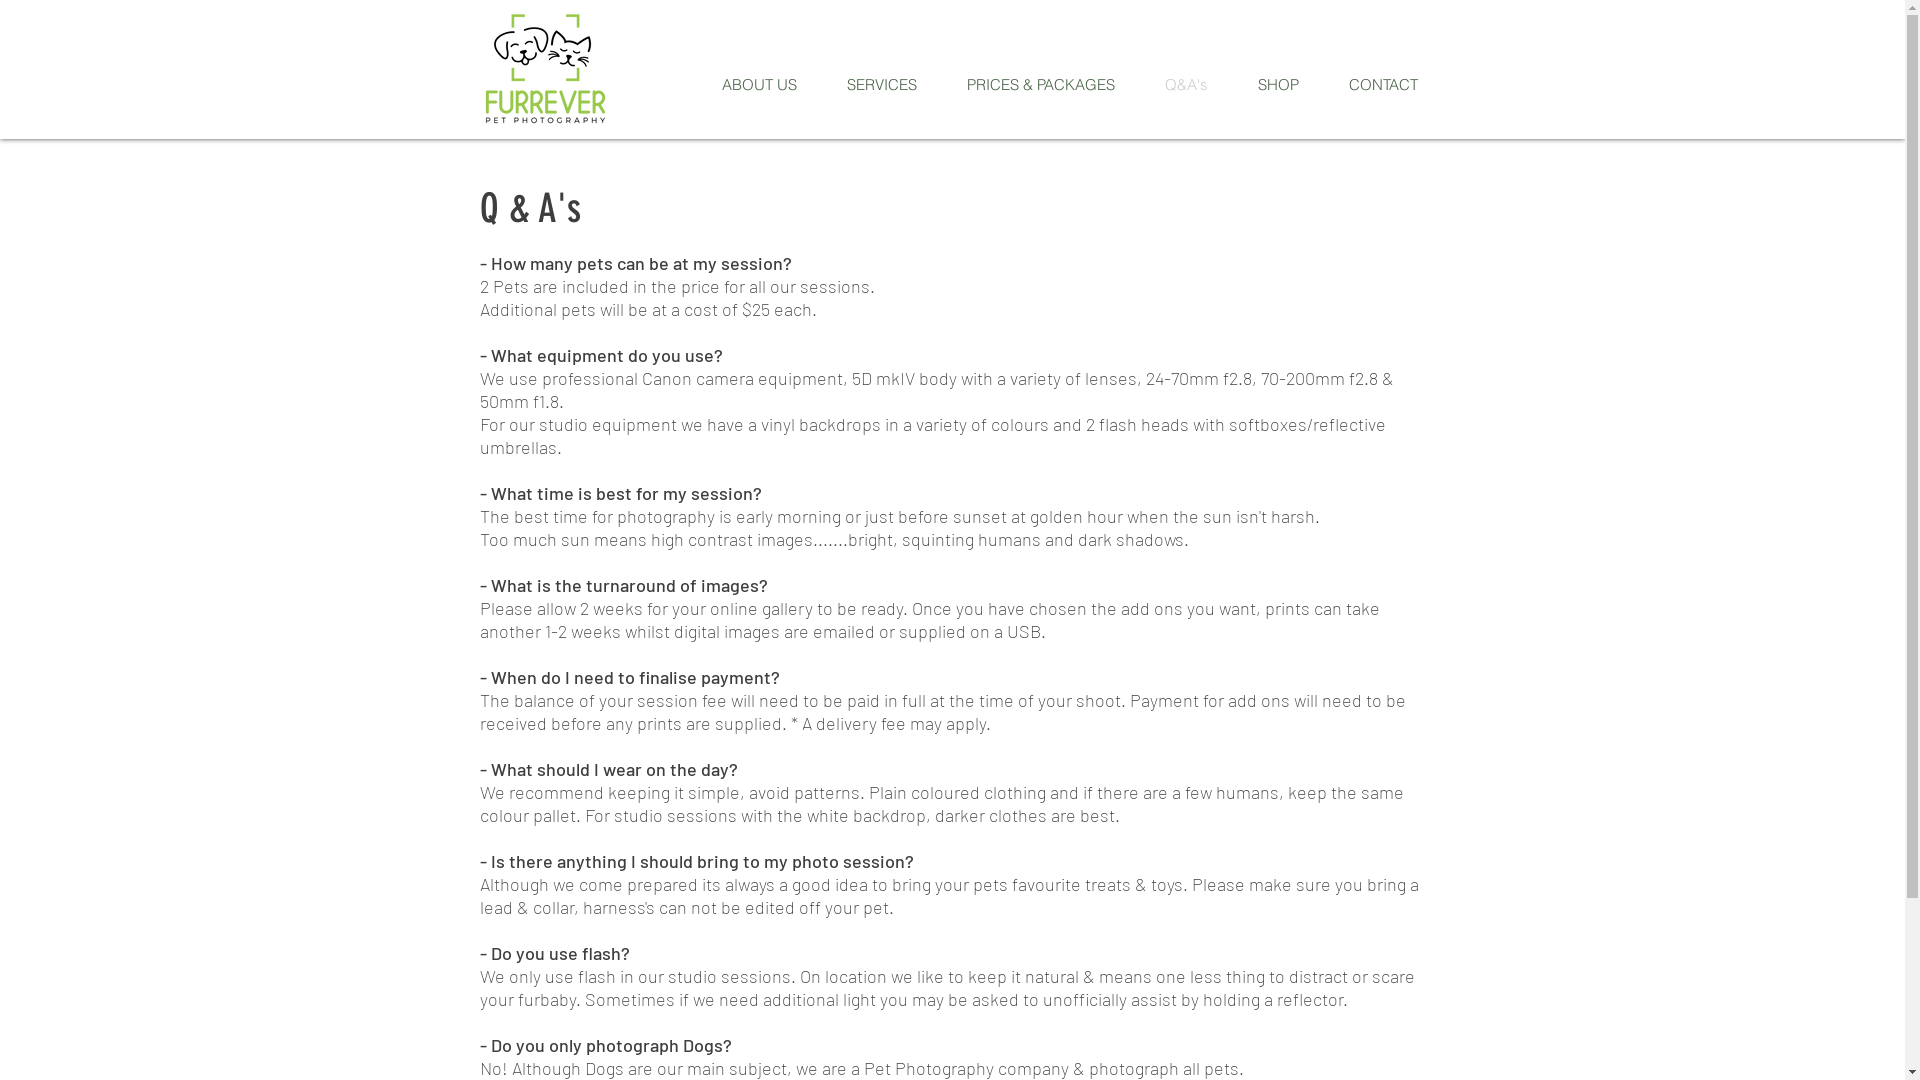 The image size is (1920, 1080). Describe the element at coordinates (1186, 83) in the screenshot. I see `'Q&A's'` at that location.